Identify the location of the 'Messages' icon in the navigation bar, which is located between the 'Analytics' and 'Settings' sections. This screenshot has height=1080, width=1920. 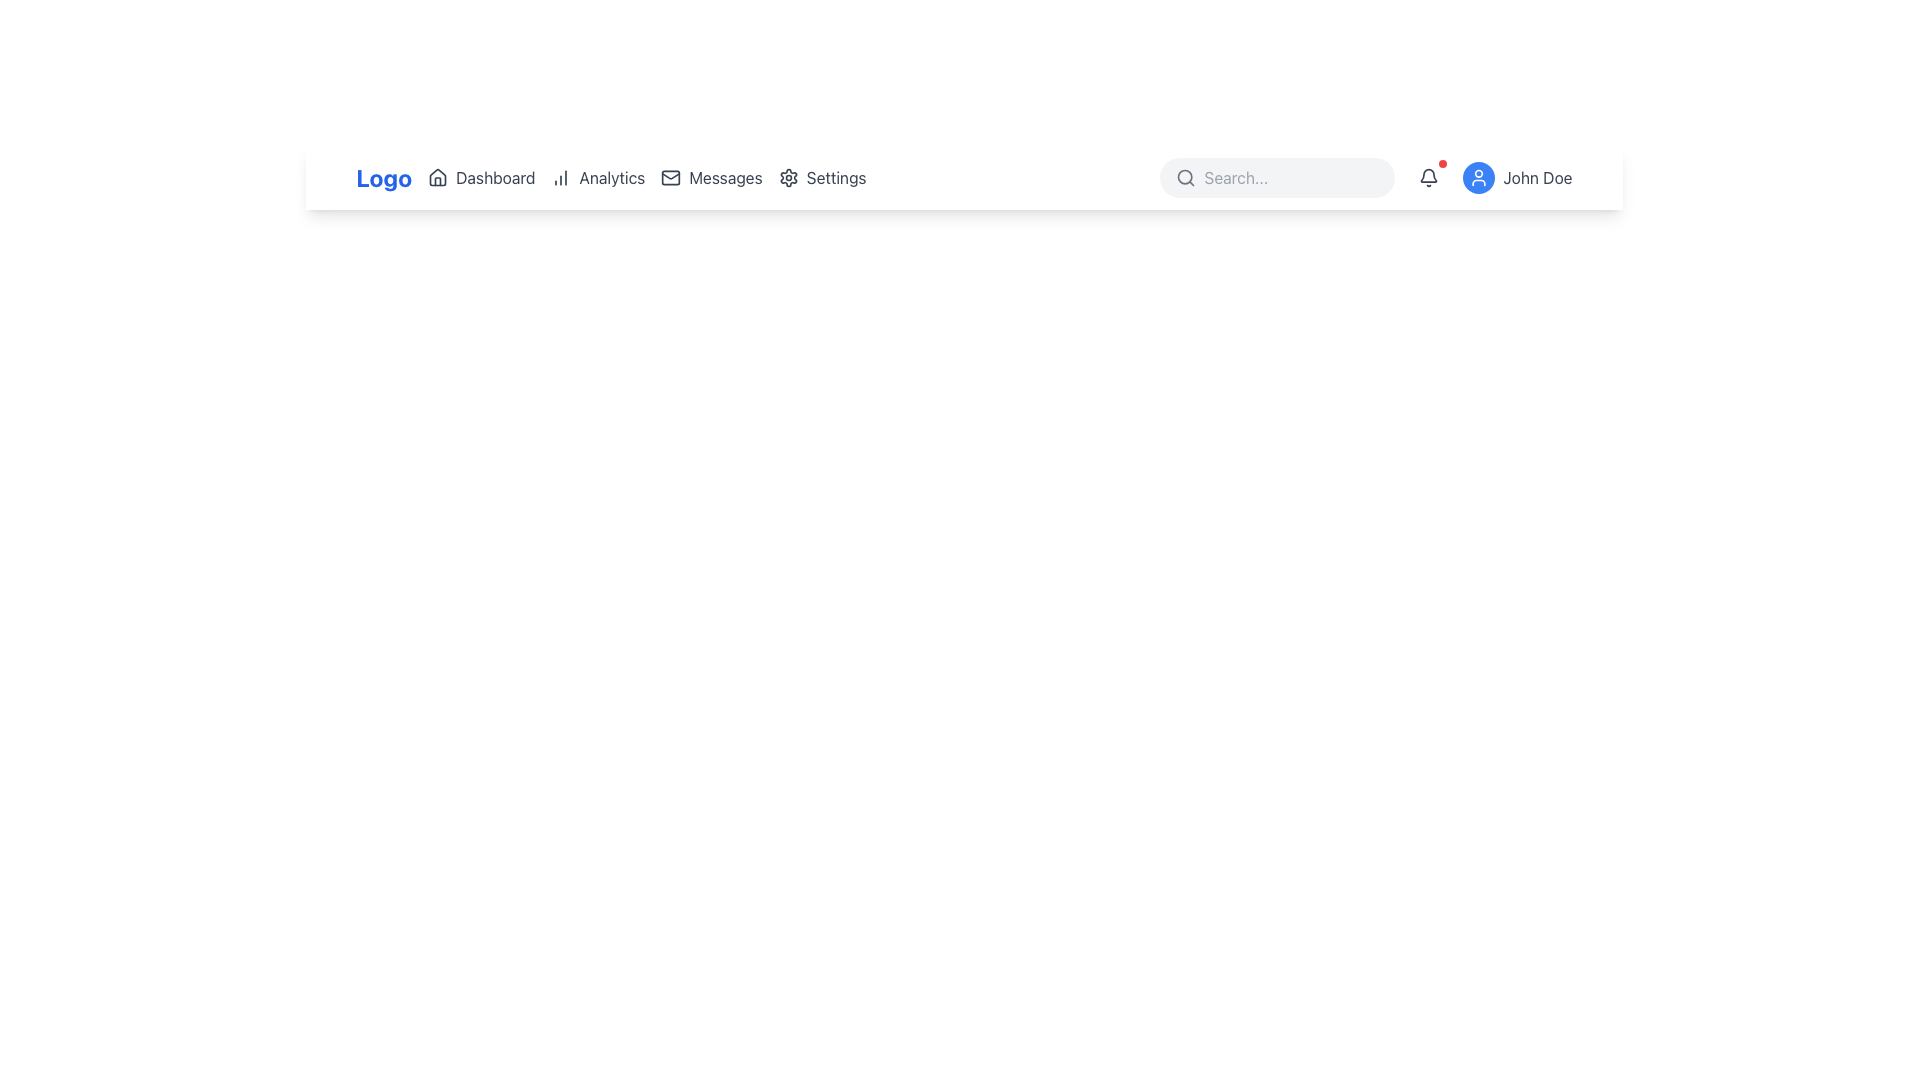
(671, 176).